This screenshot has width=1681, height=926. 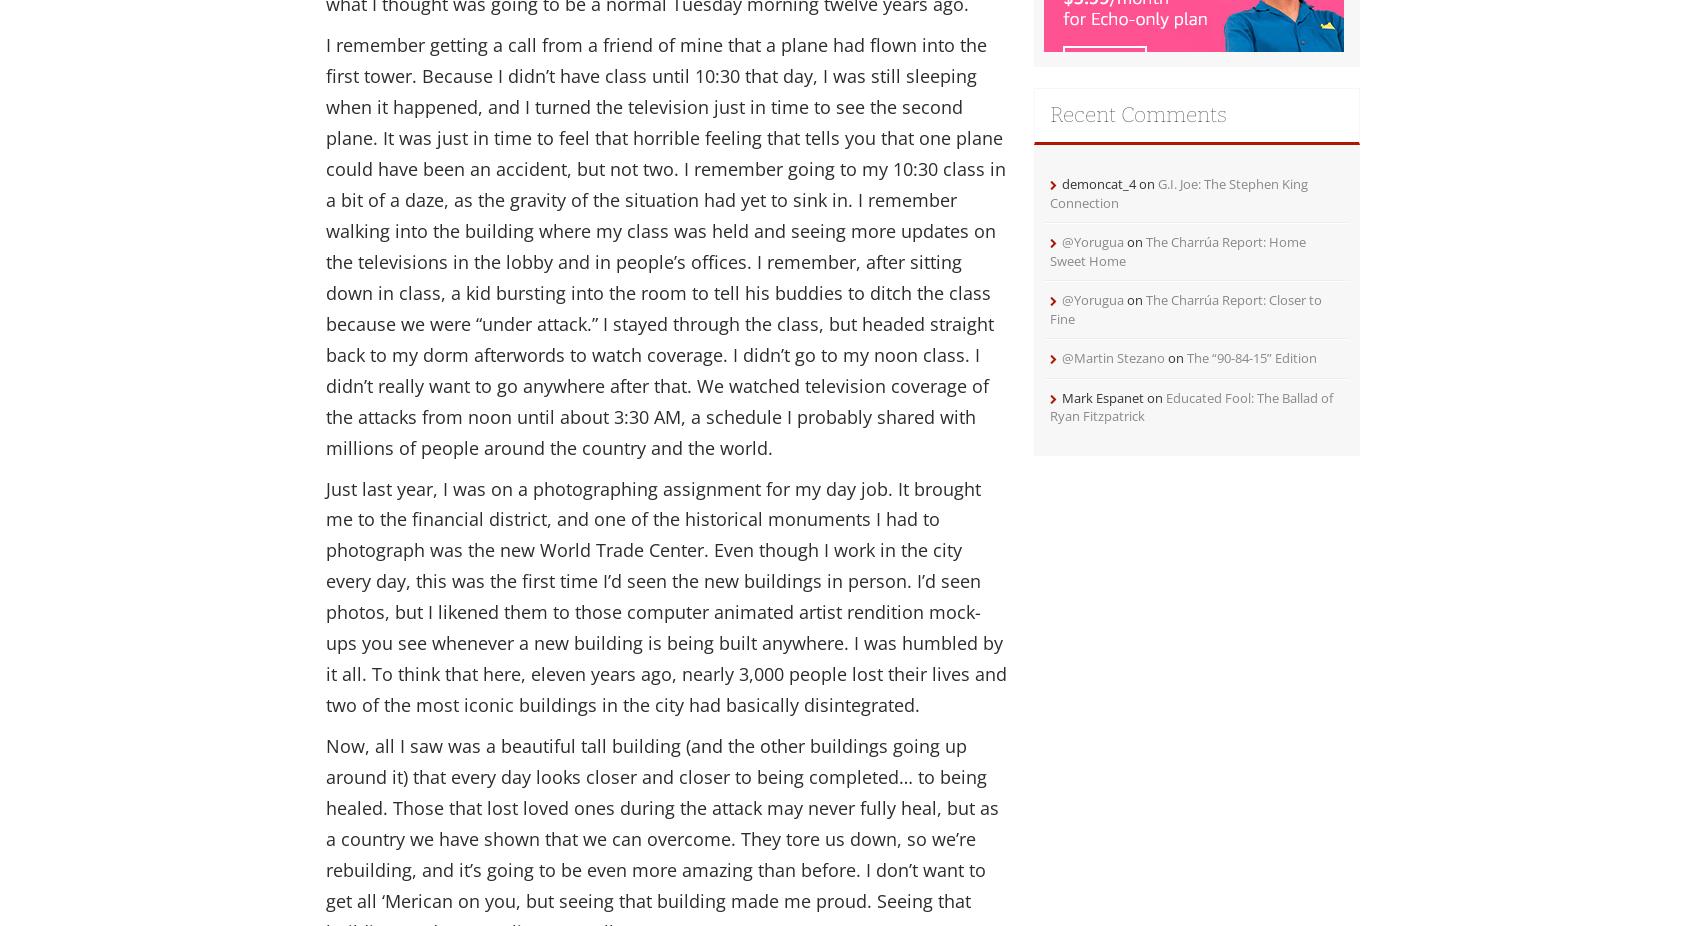 What do you see at coordinates (1098, 181) in the screenshot?
I see `'demoncat_4'` at bounding box center [1098, 181].